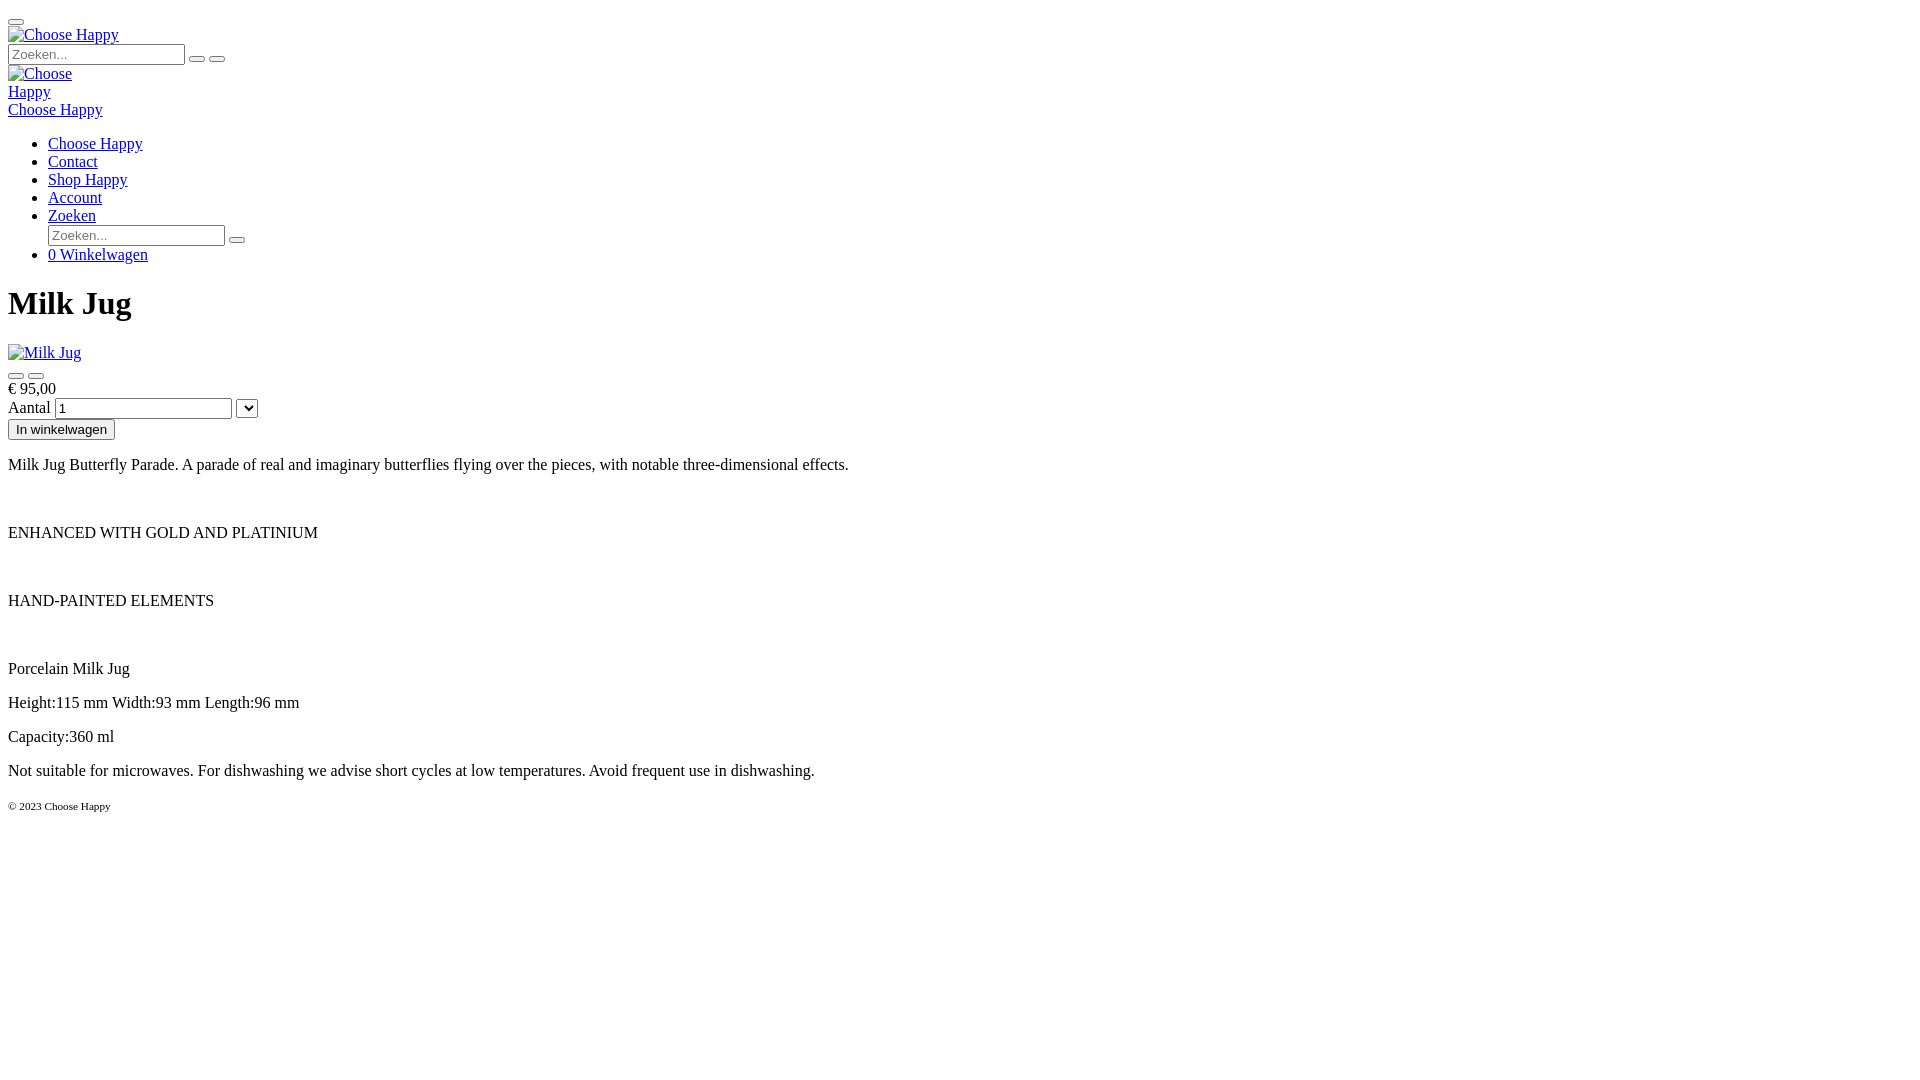  Describe the element at coordinates (48, 253) in the screenshot. I see `'0 Winkelwagen'` at that location.